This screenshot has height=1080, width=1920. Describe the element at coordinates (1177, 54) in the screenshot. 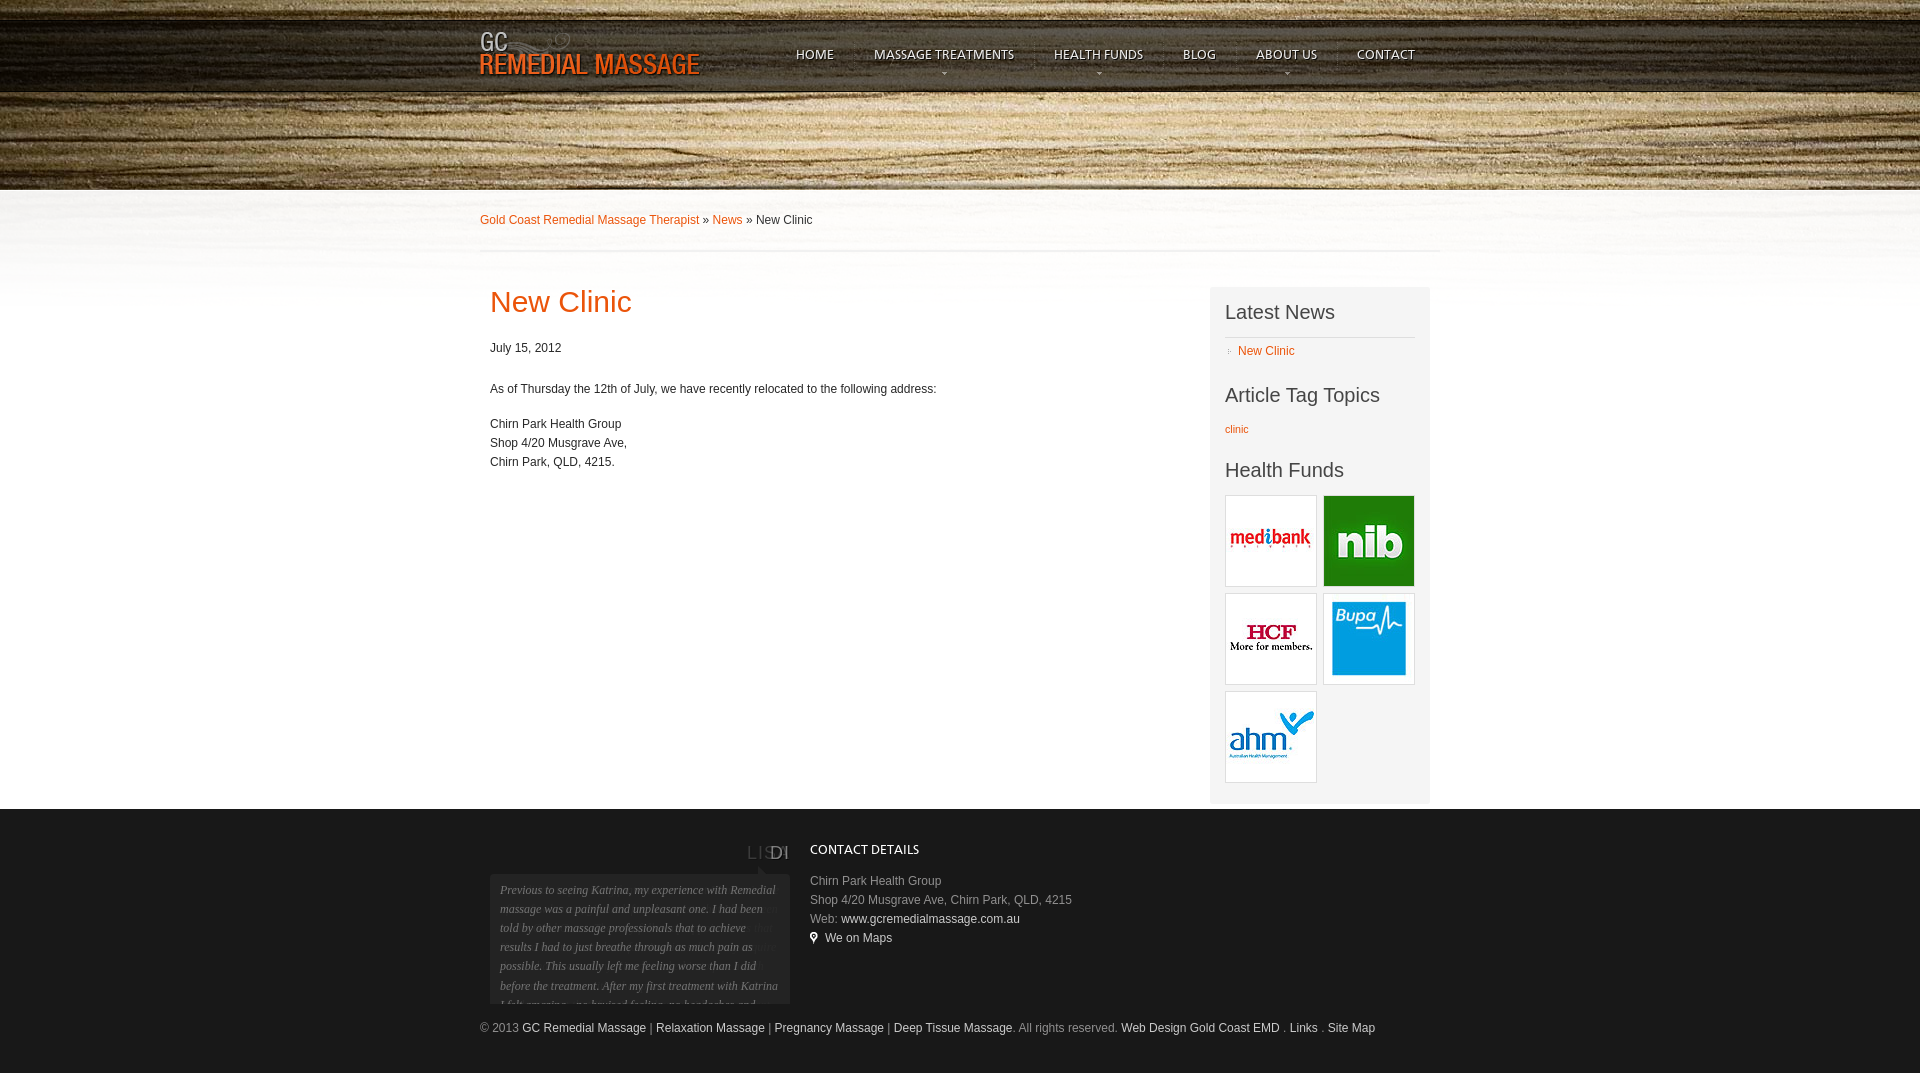

I see `'BLOG'` at that location.